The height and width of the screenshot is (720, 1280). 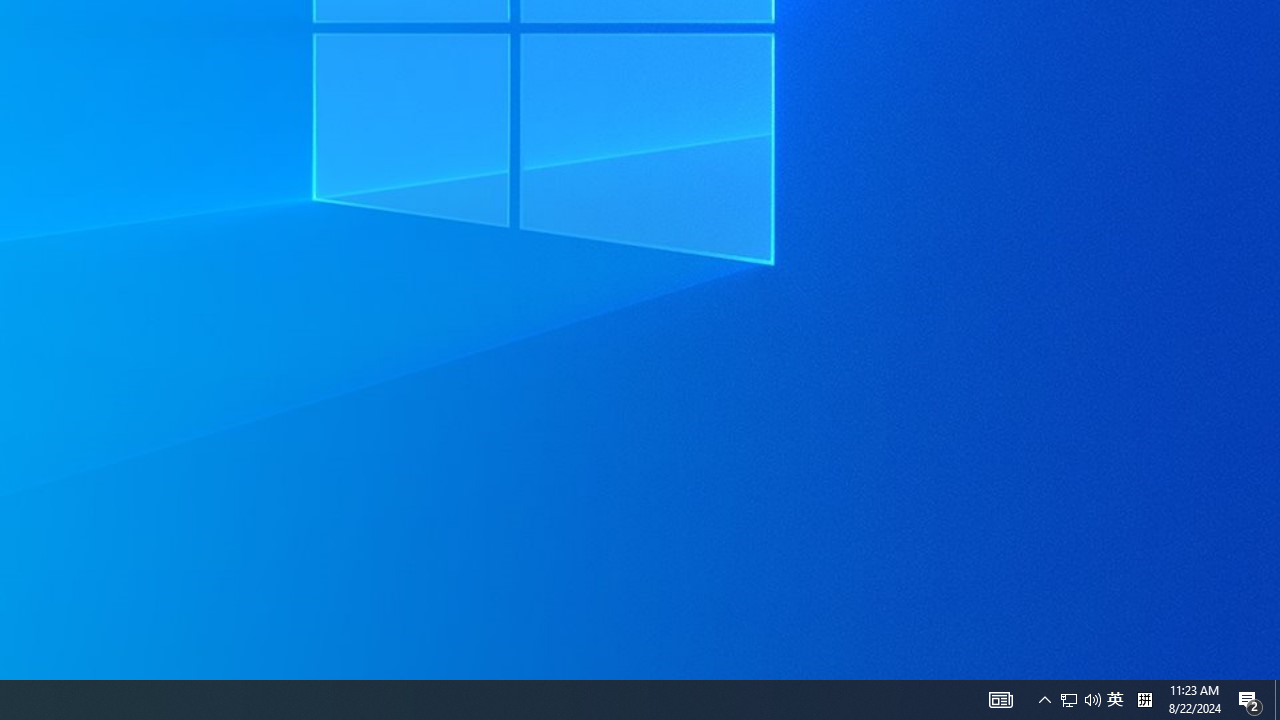 What do you see at coordinates (1068, 698) in the screenshot?
I see `'User Promoted Notification Area'` at bounding box center [1068, 698].